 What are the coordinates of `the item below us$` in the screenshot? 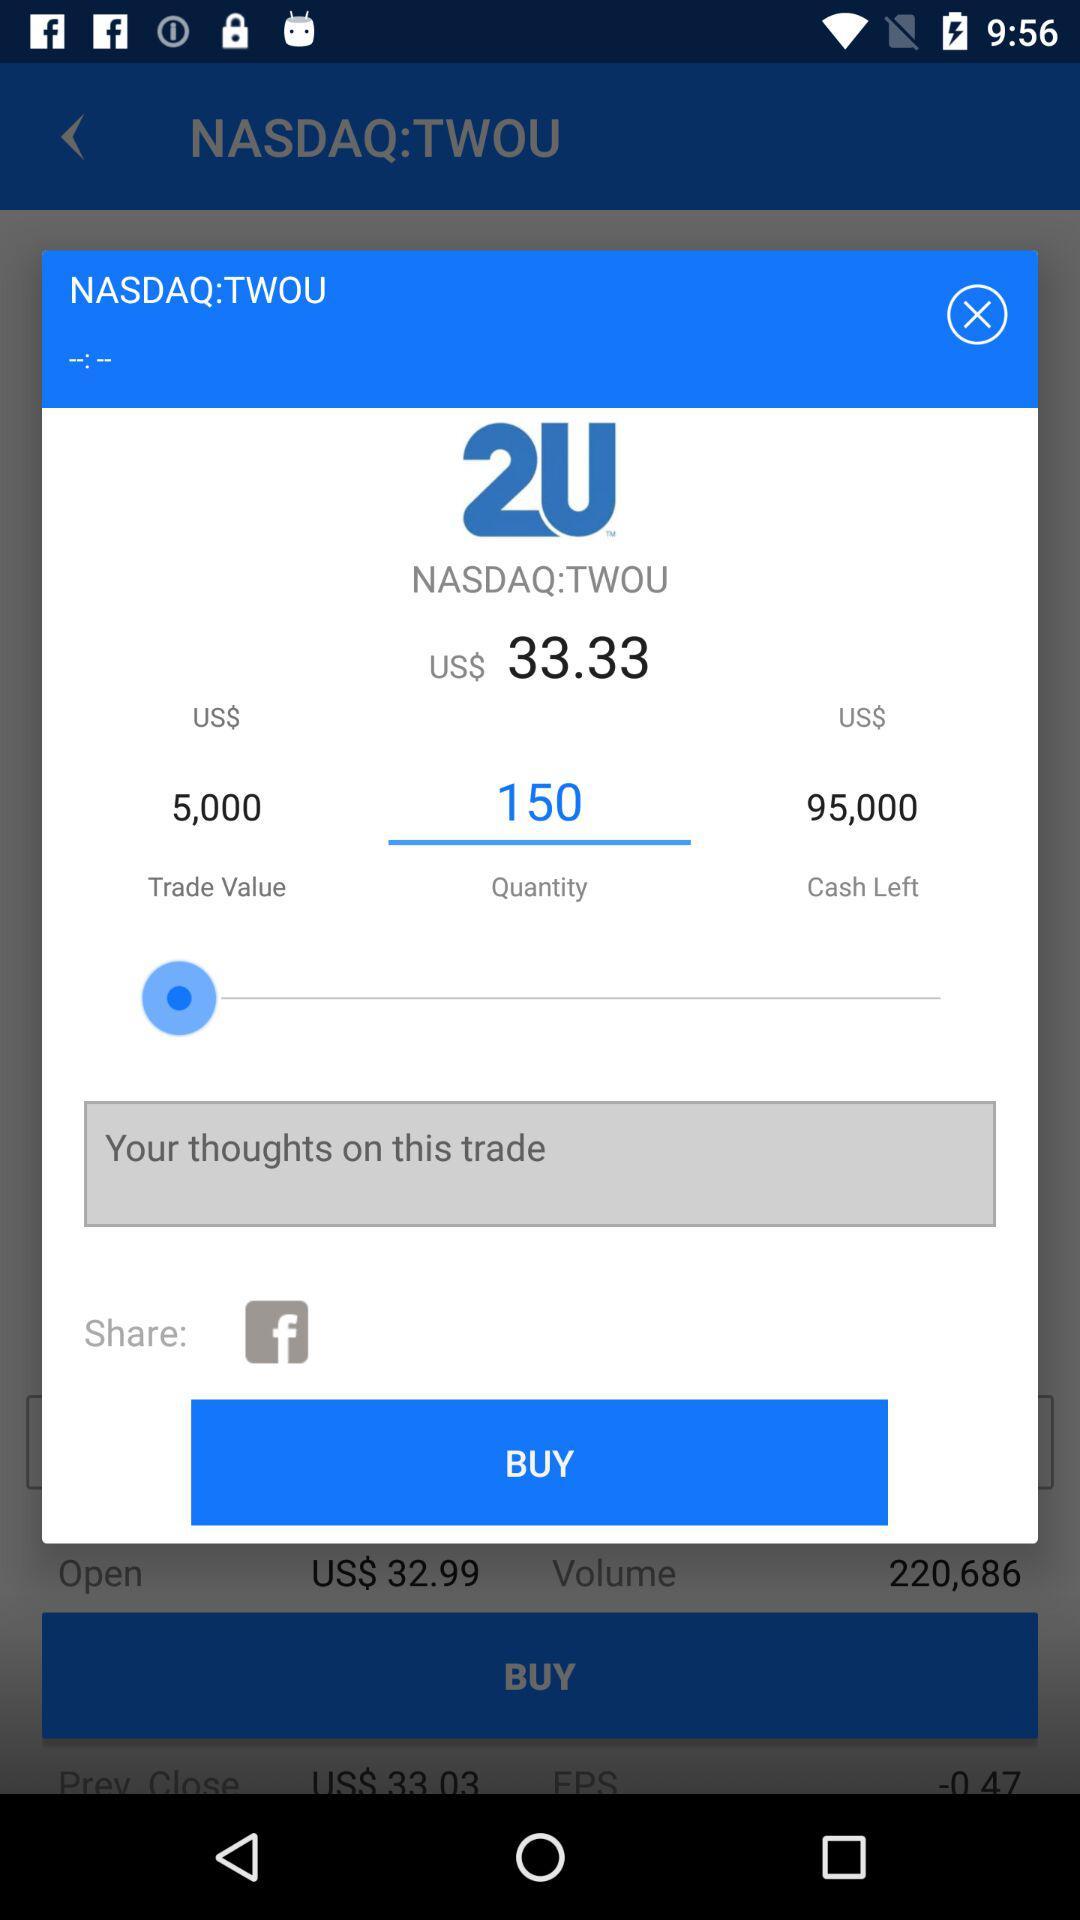 It's located at (538, 801).